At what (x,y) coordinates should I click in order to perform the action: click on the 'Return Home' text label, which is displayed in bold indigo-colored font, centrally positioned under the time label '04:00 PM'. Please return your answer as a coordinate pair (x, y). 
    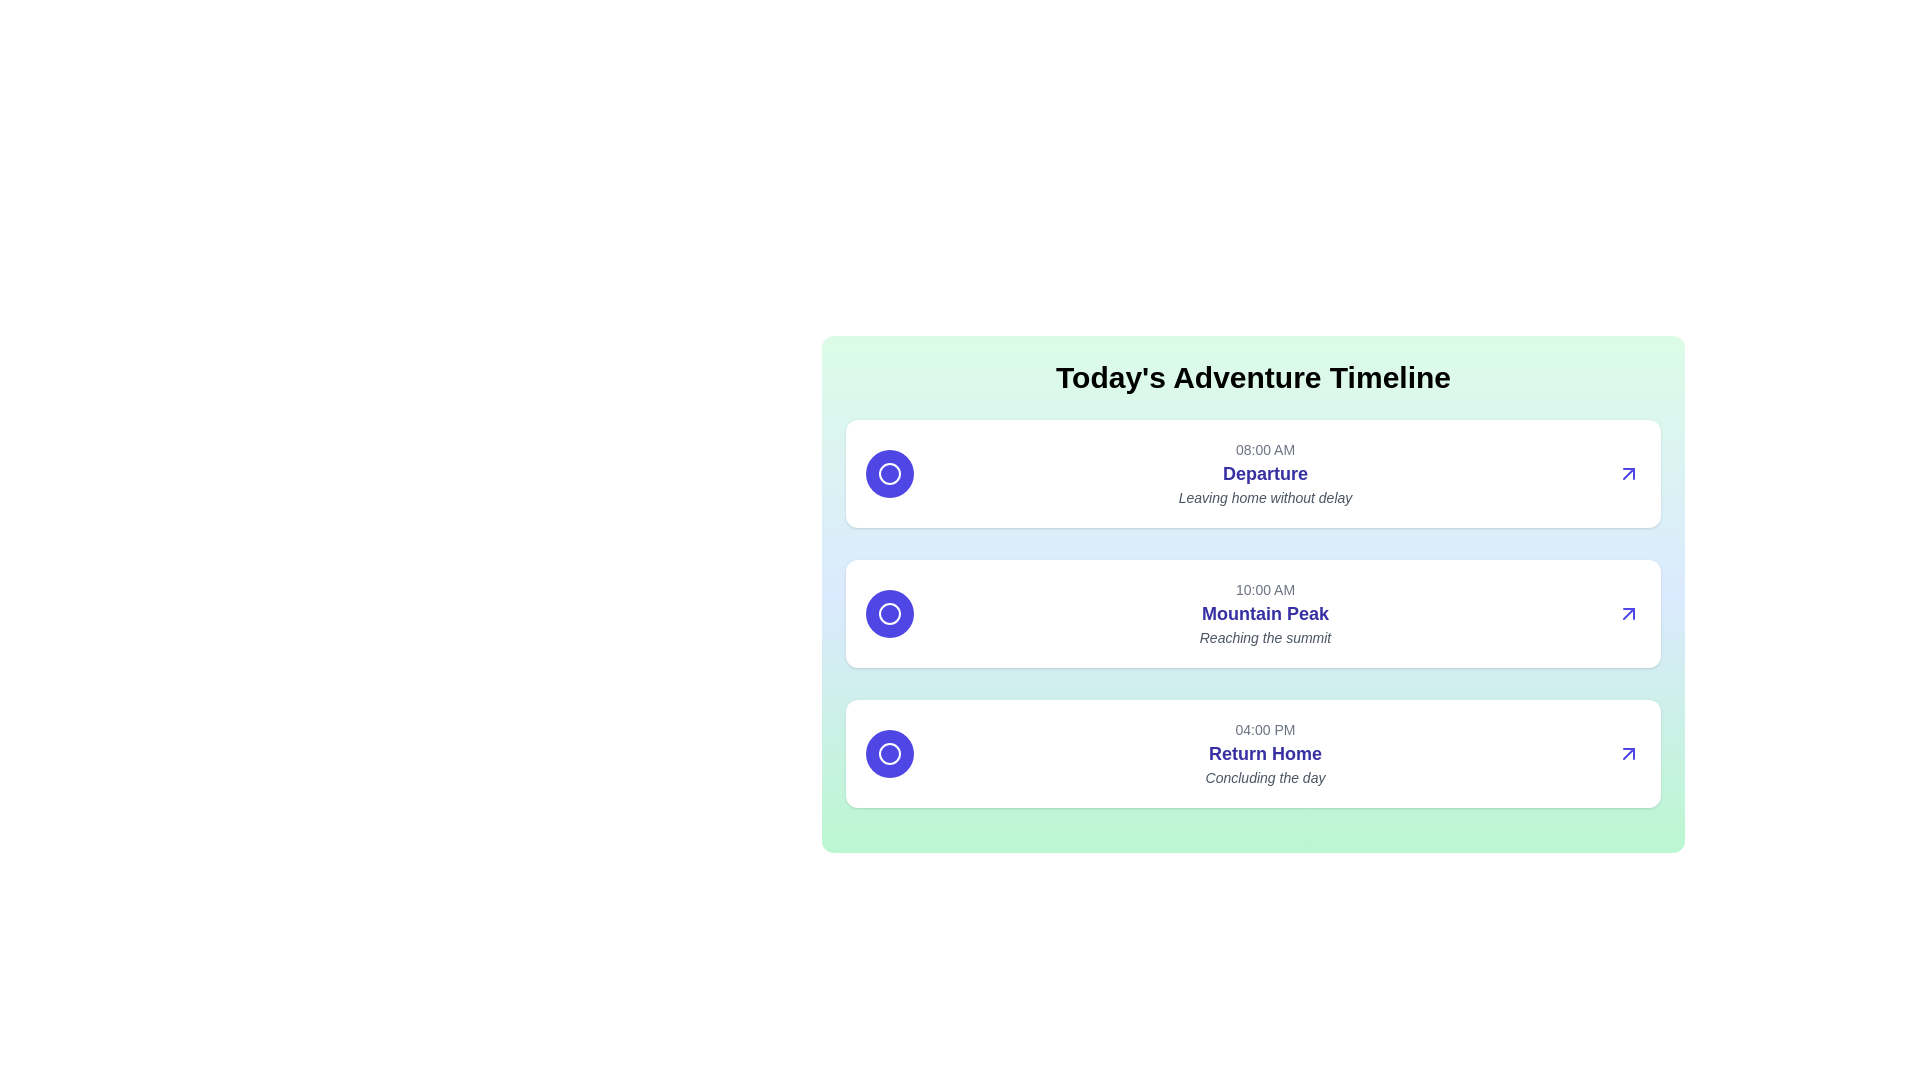
    Looking at the image, I should click on (1264, 753).